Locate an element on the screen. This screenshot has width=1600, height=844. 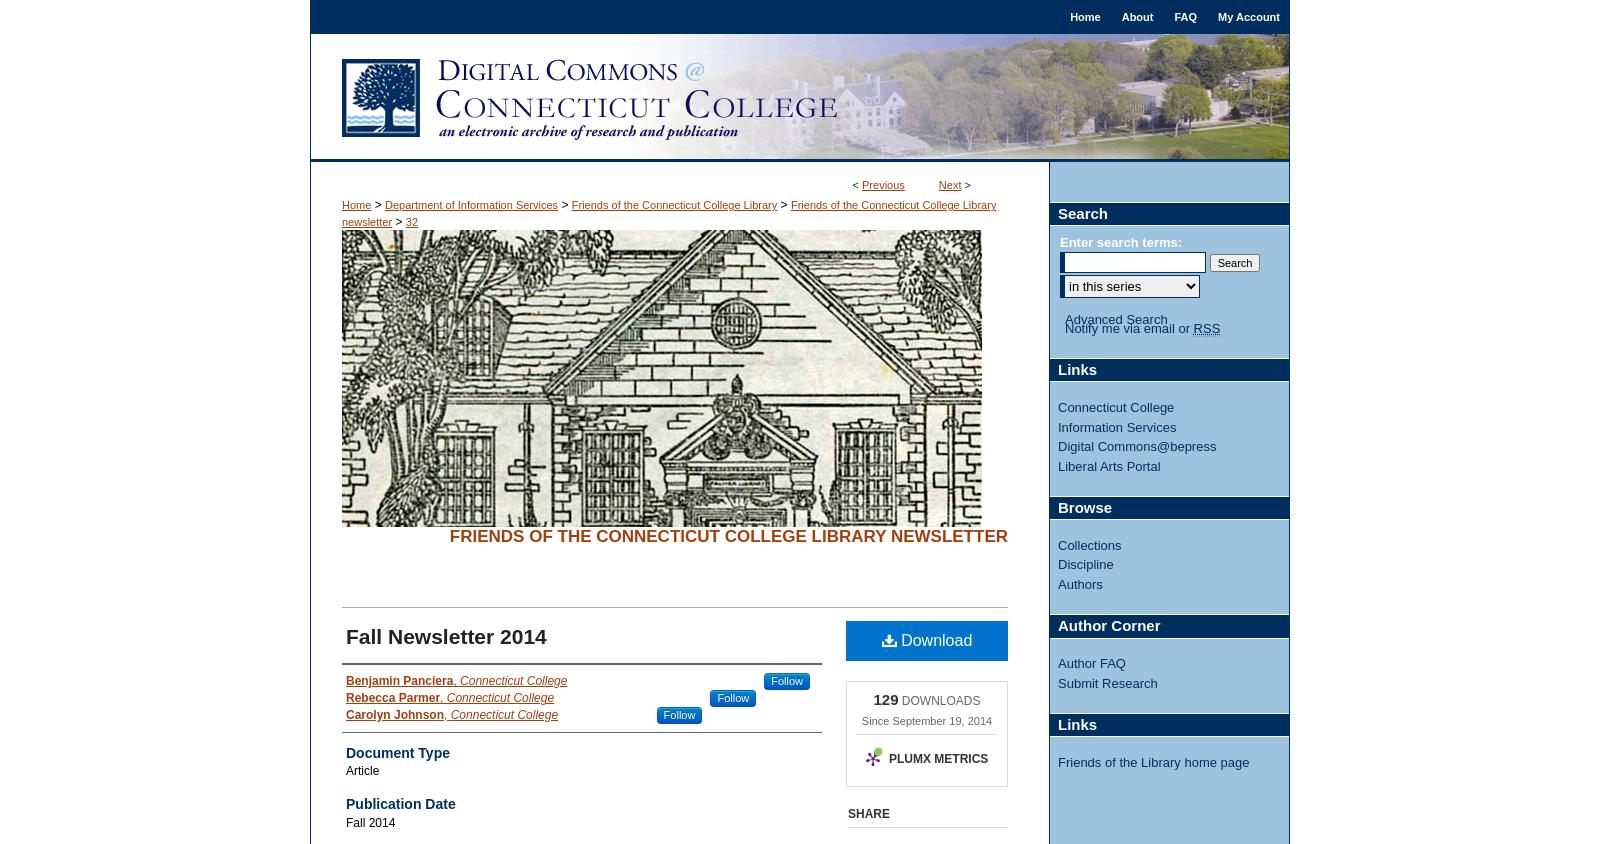
'129' is located at coordinates (884, 698).